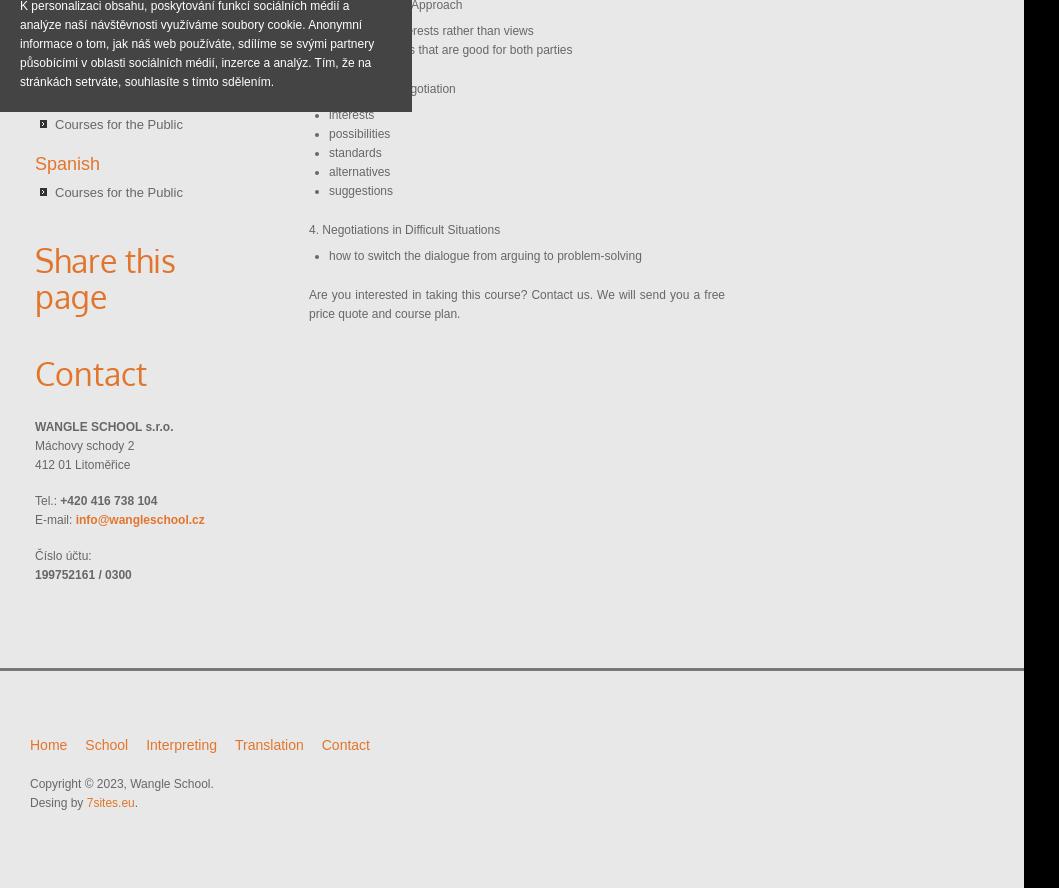  Describe the element at coordinates (517, 302) in the screenshot. I see `'Are you interested in taking this course? Contact us. We will send you a free price quote and course plan.'` at that location.